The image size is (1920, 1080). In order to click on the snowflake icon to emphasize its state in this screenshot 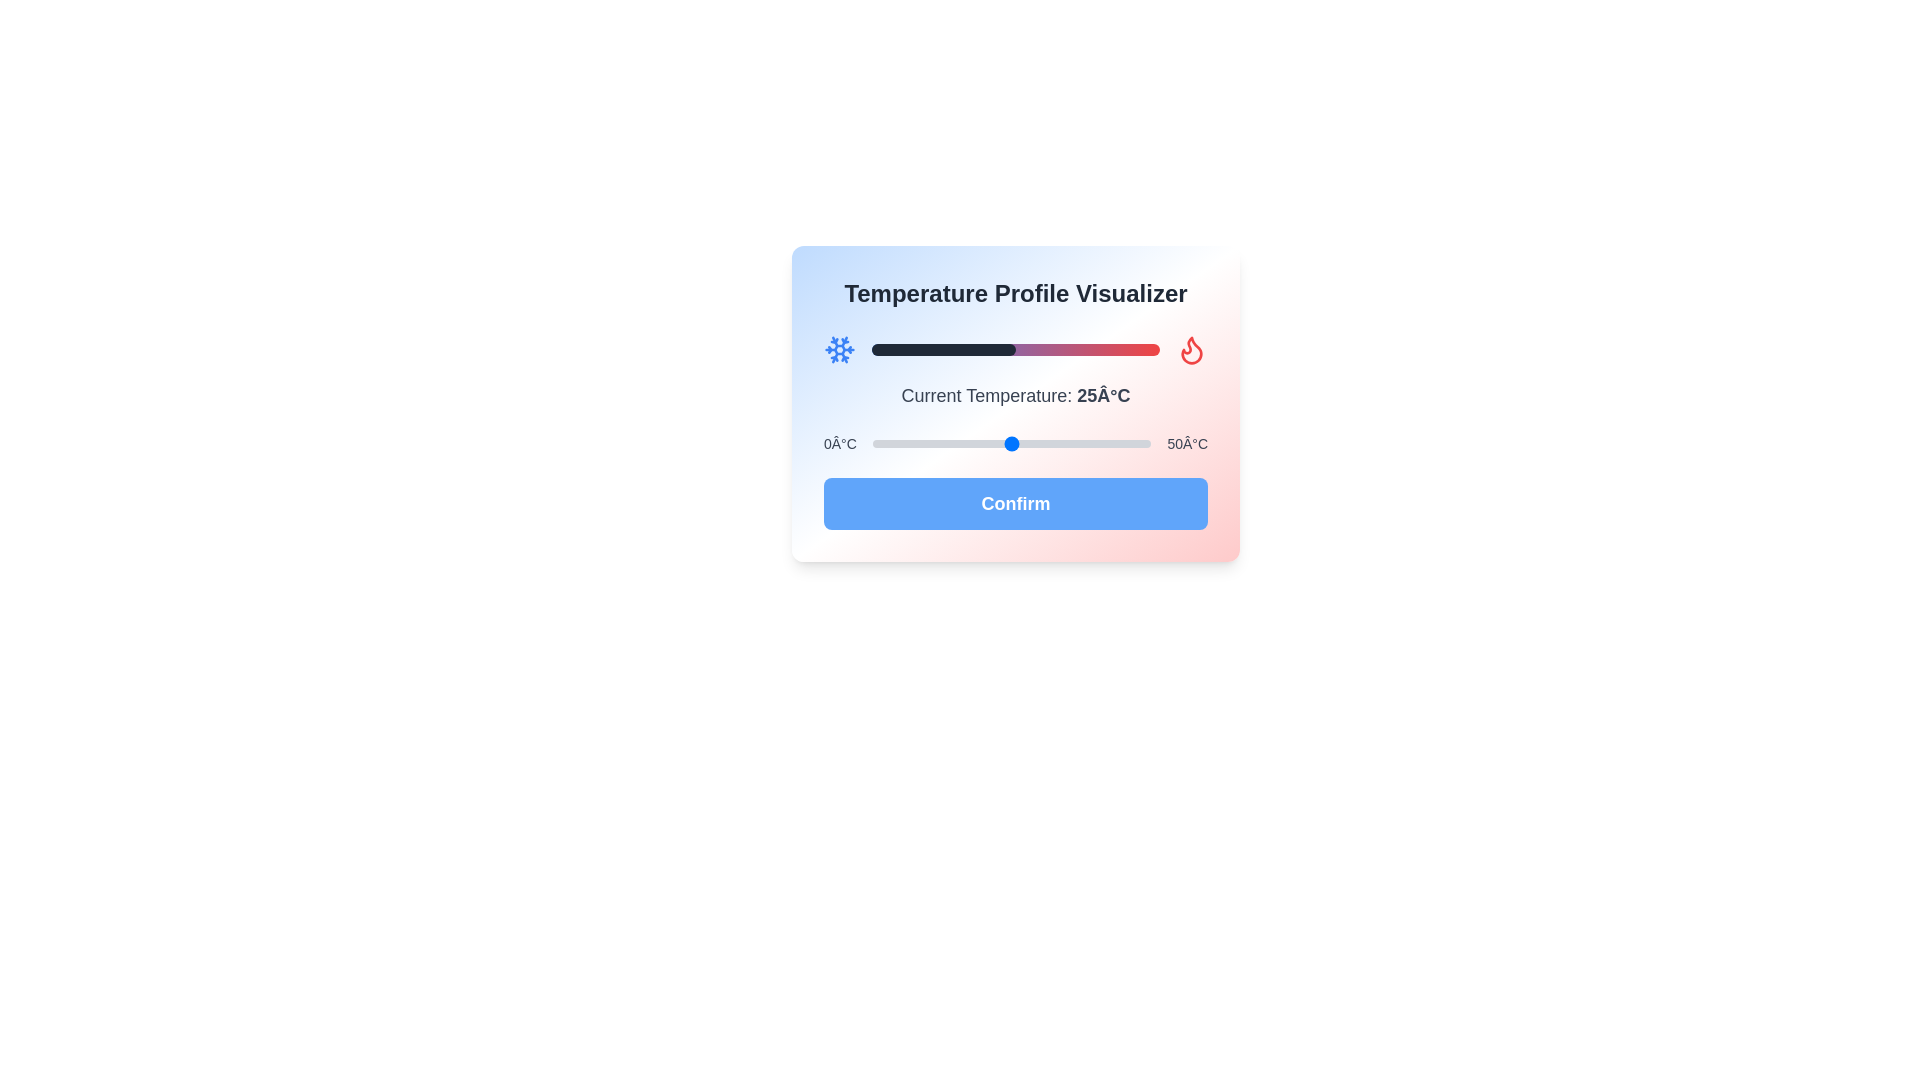, I will do `click(840, 349)`.